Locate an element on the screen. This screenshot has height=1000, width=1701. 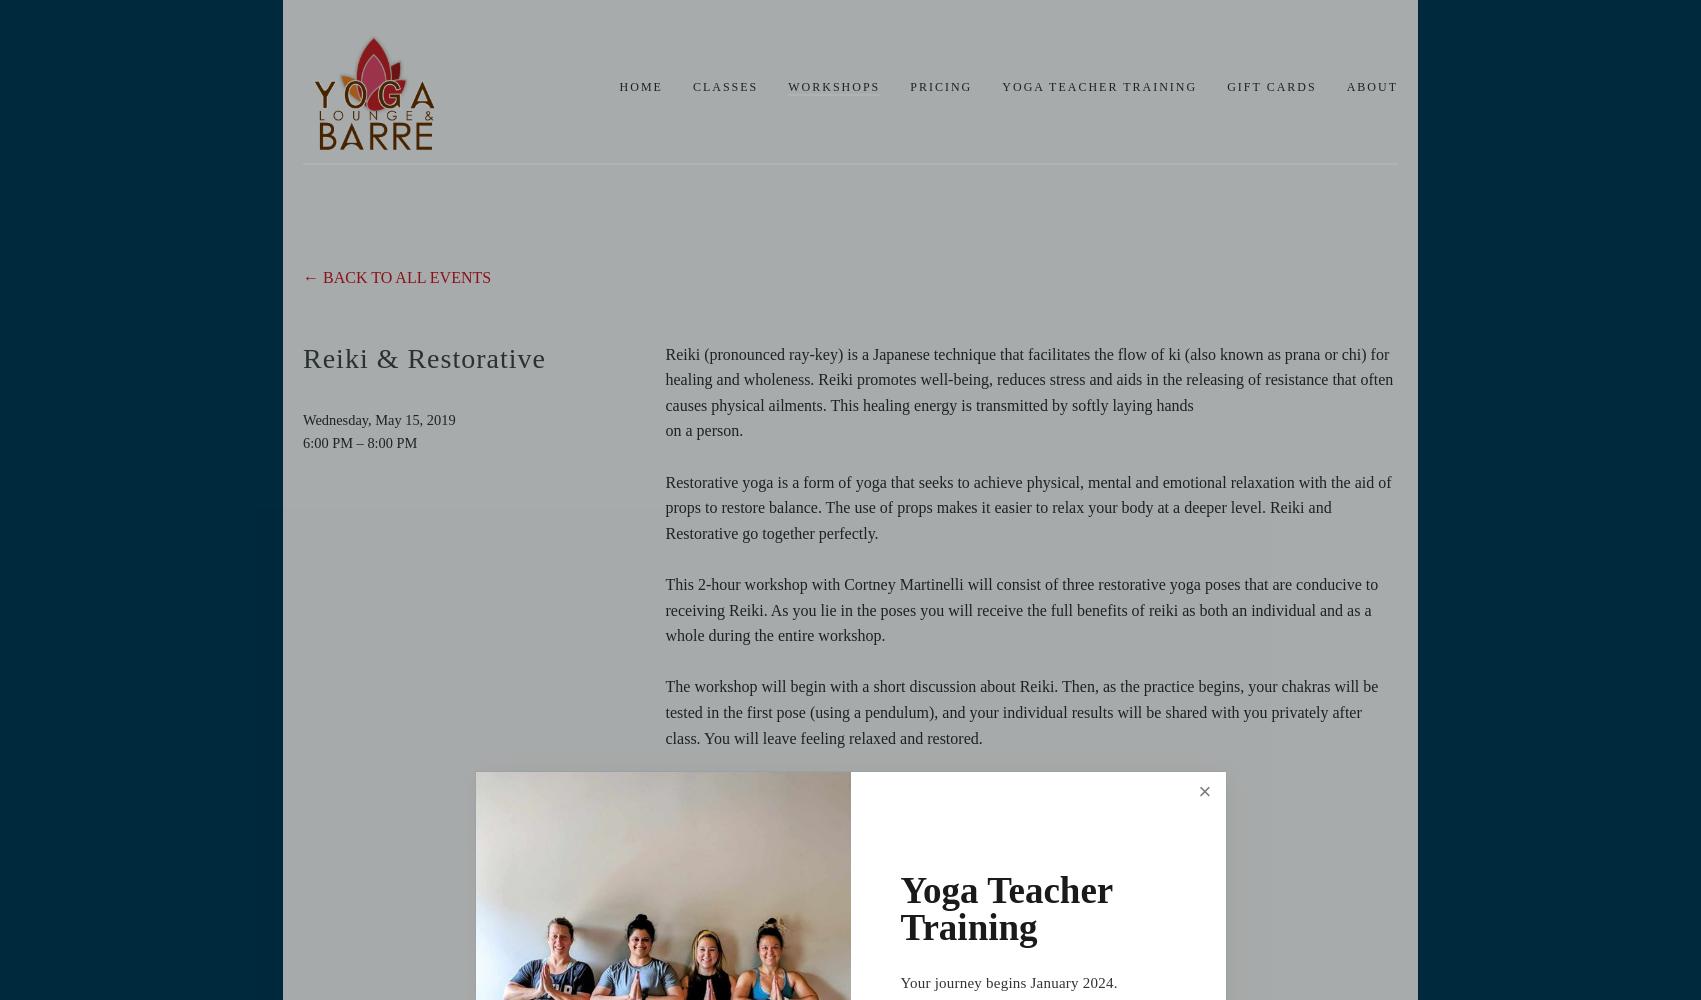
'on a person.' is located at coordinates (703, 430).